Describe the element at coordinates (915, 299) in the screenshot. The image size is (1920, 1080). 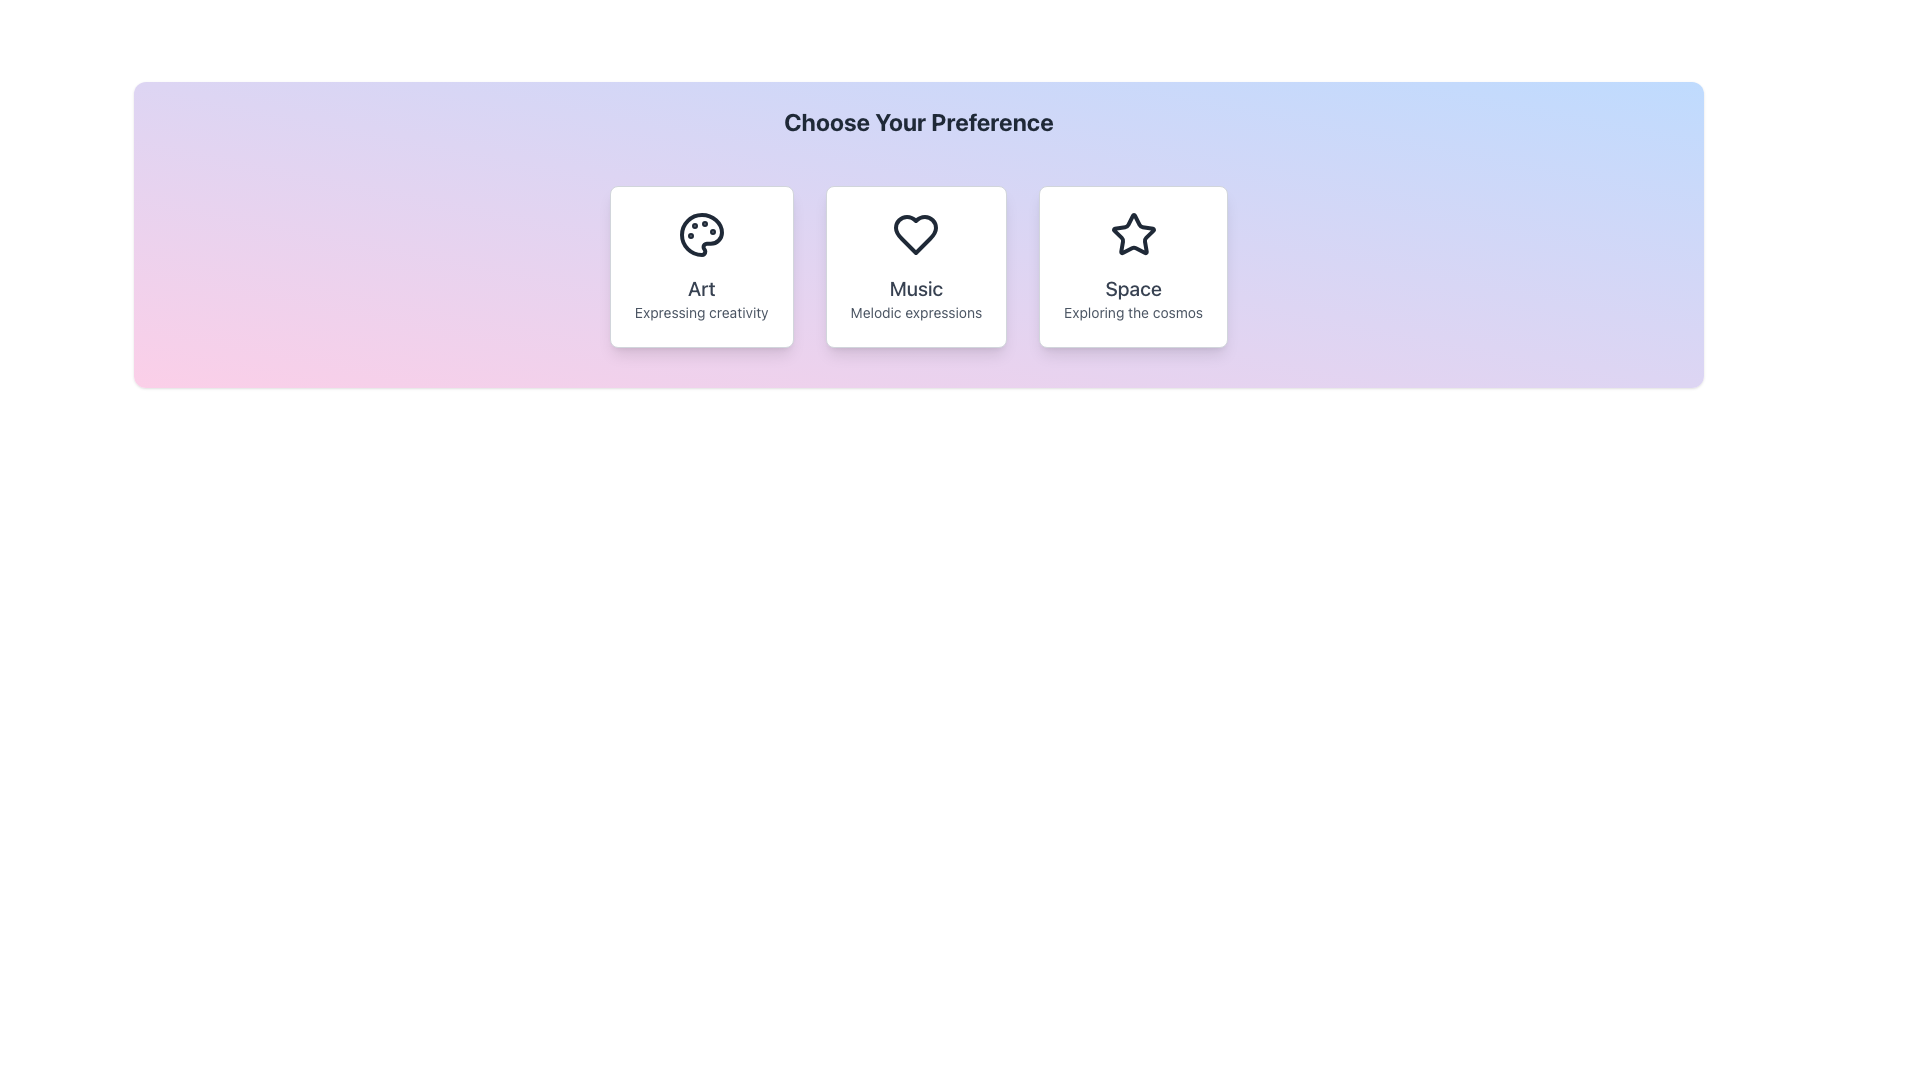
I see `the 'Music' TextBlock element, which serves as a label and description for the music section` at that location.